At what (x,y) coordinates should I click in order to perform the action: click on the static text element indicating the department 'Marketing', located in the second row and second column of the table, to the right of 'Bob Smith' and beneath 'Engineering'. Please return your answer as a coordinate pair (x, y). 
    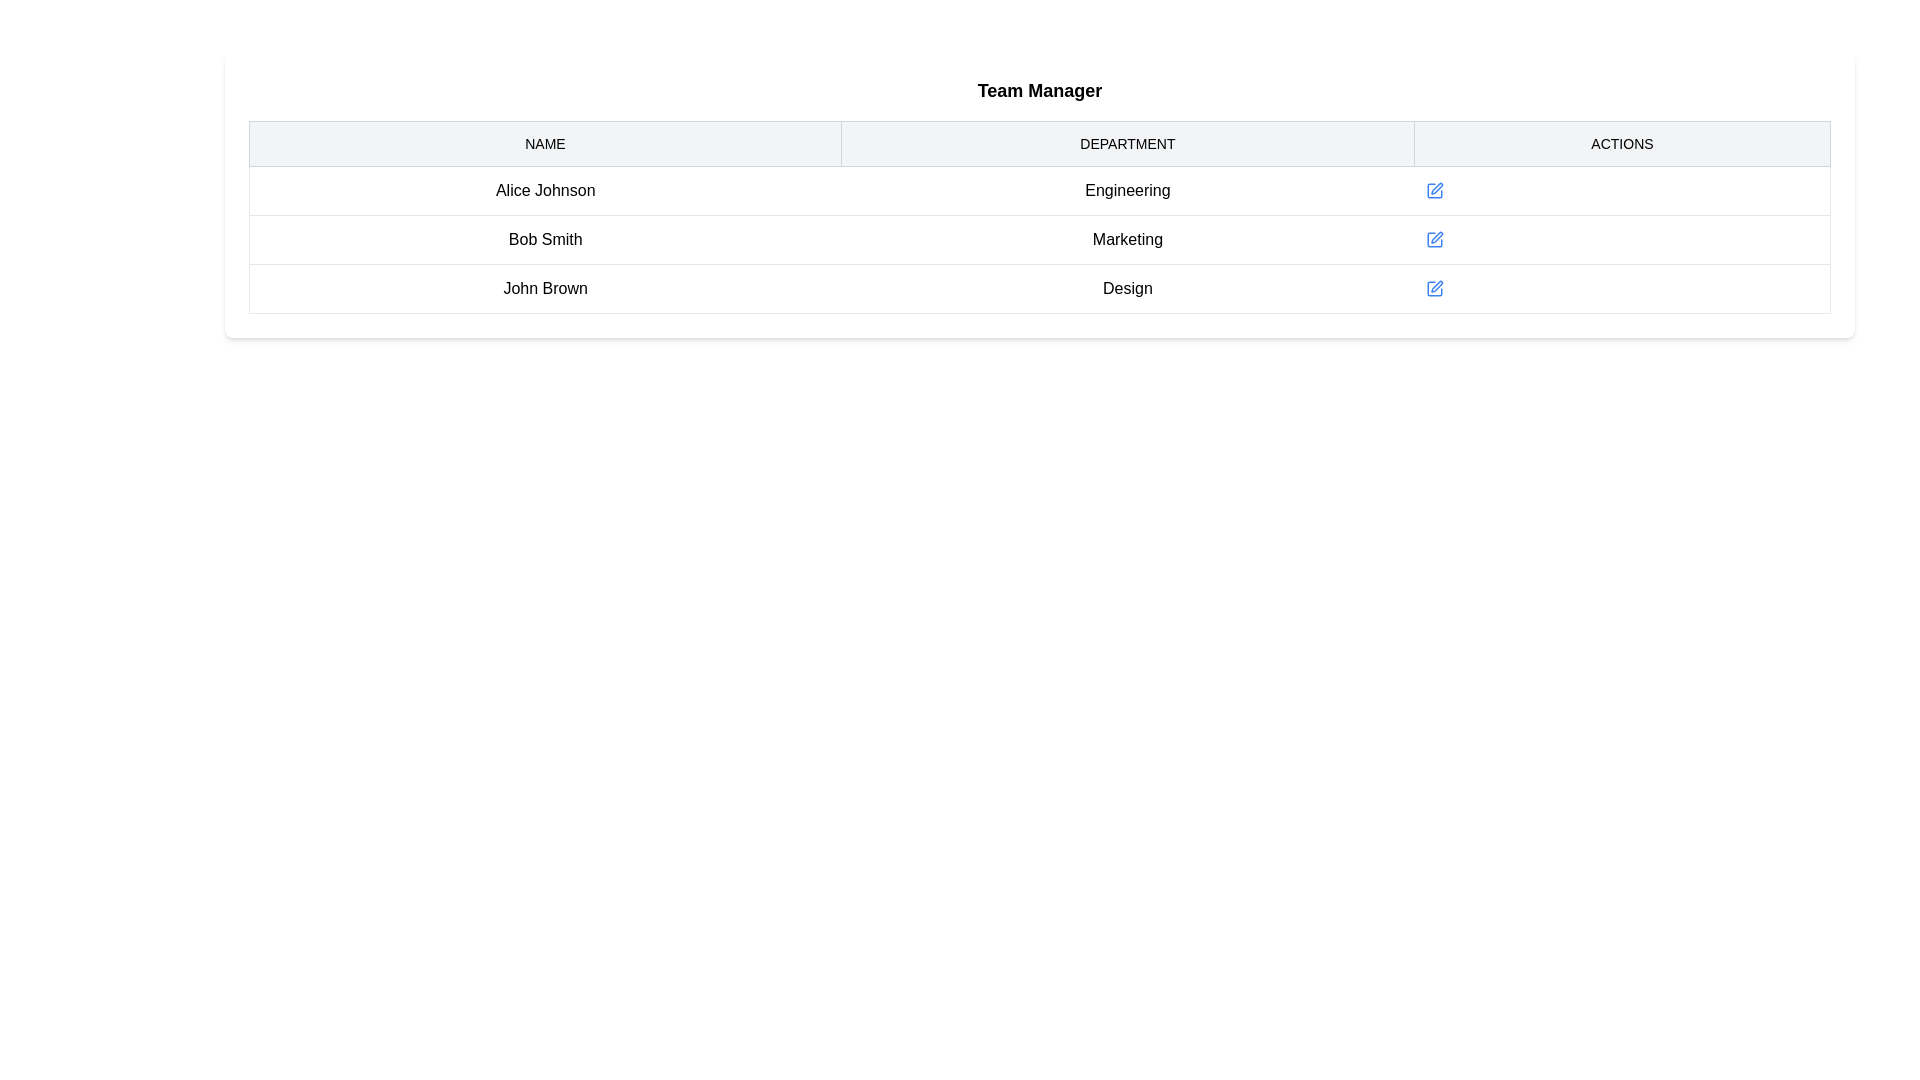
    Looking at the image, I should click on (1128, 238).